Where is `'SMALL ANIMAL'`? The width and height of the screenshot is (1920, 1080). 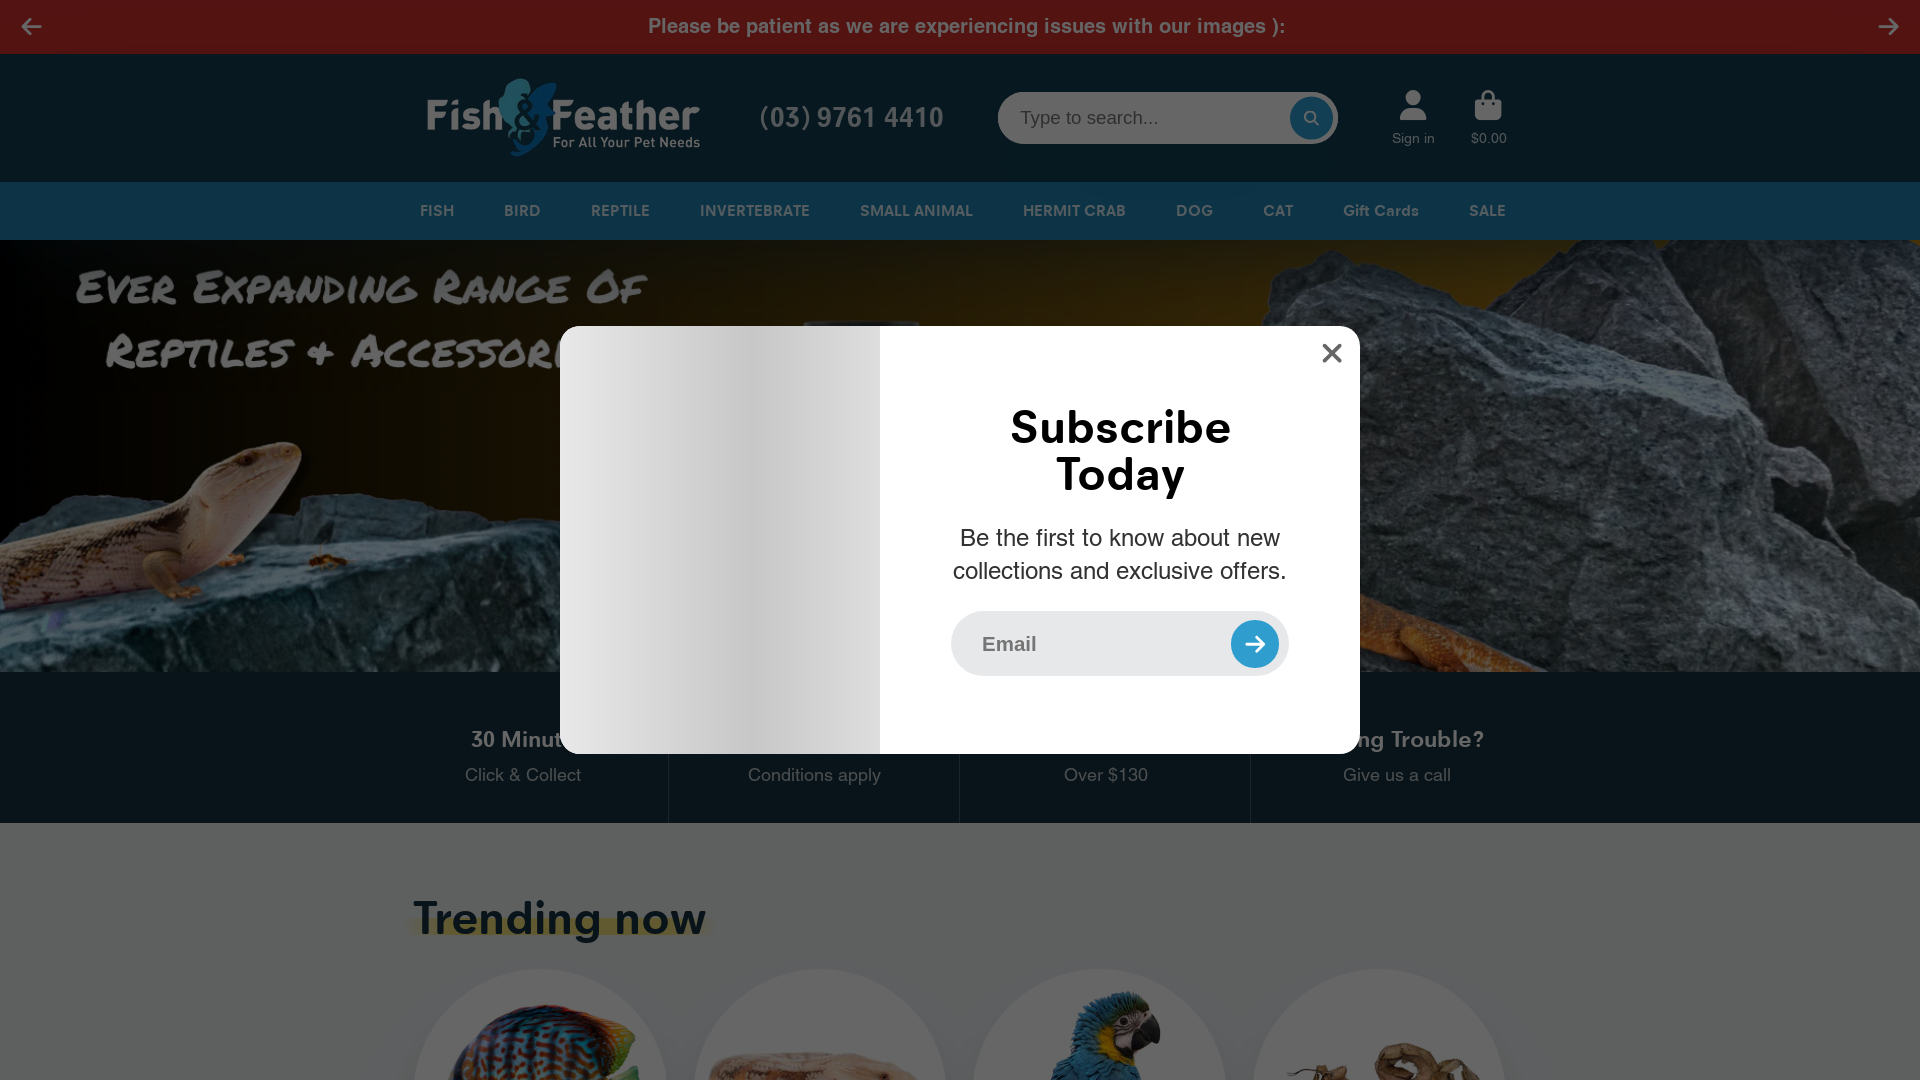 'SMALL ANIMAL' is located at coordinates (912, 211).